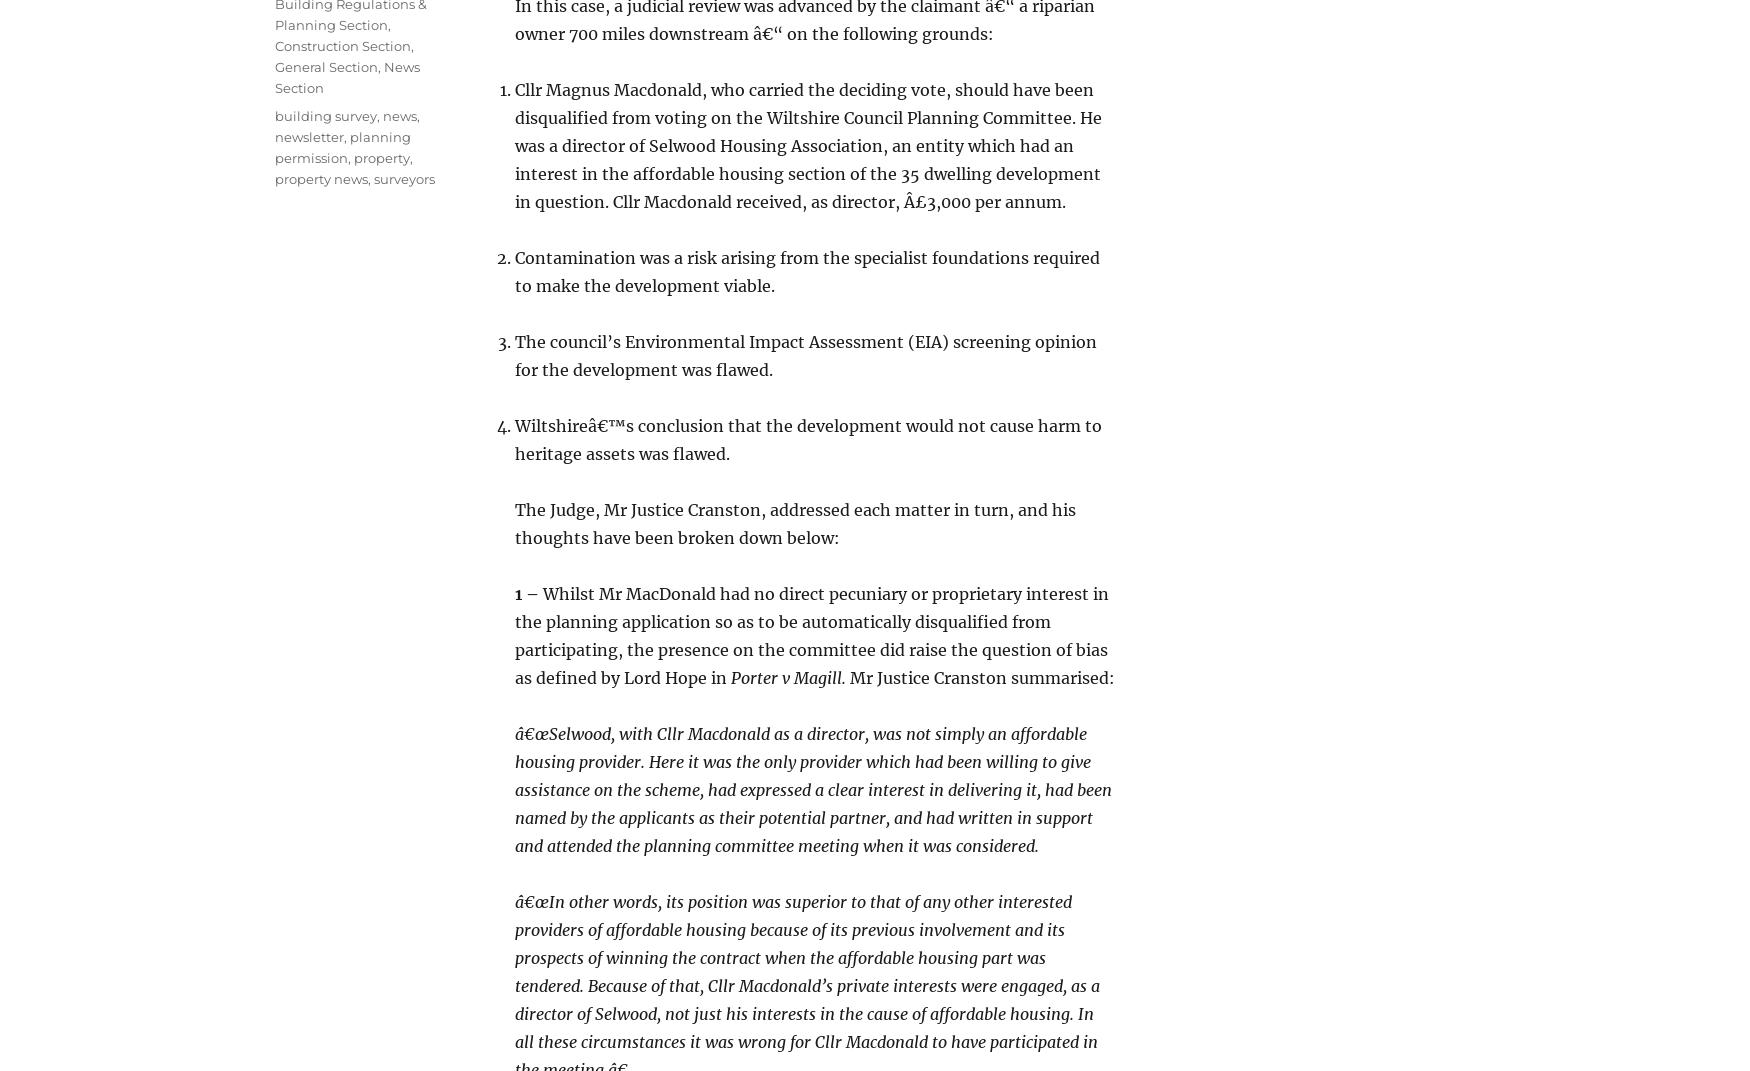 The image size is (1750, 1071). I want to click on 'The Judge, Mr Justice Cranston, addressed each matter in turn, and his thoughts have been broken down below:', so click(794, 521).